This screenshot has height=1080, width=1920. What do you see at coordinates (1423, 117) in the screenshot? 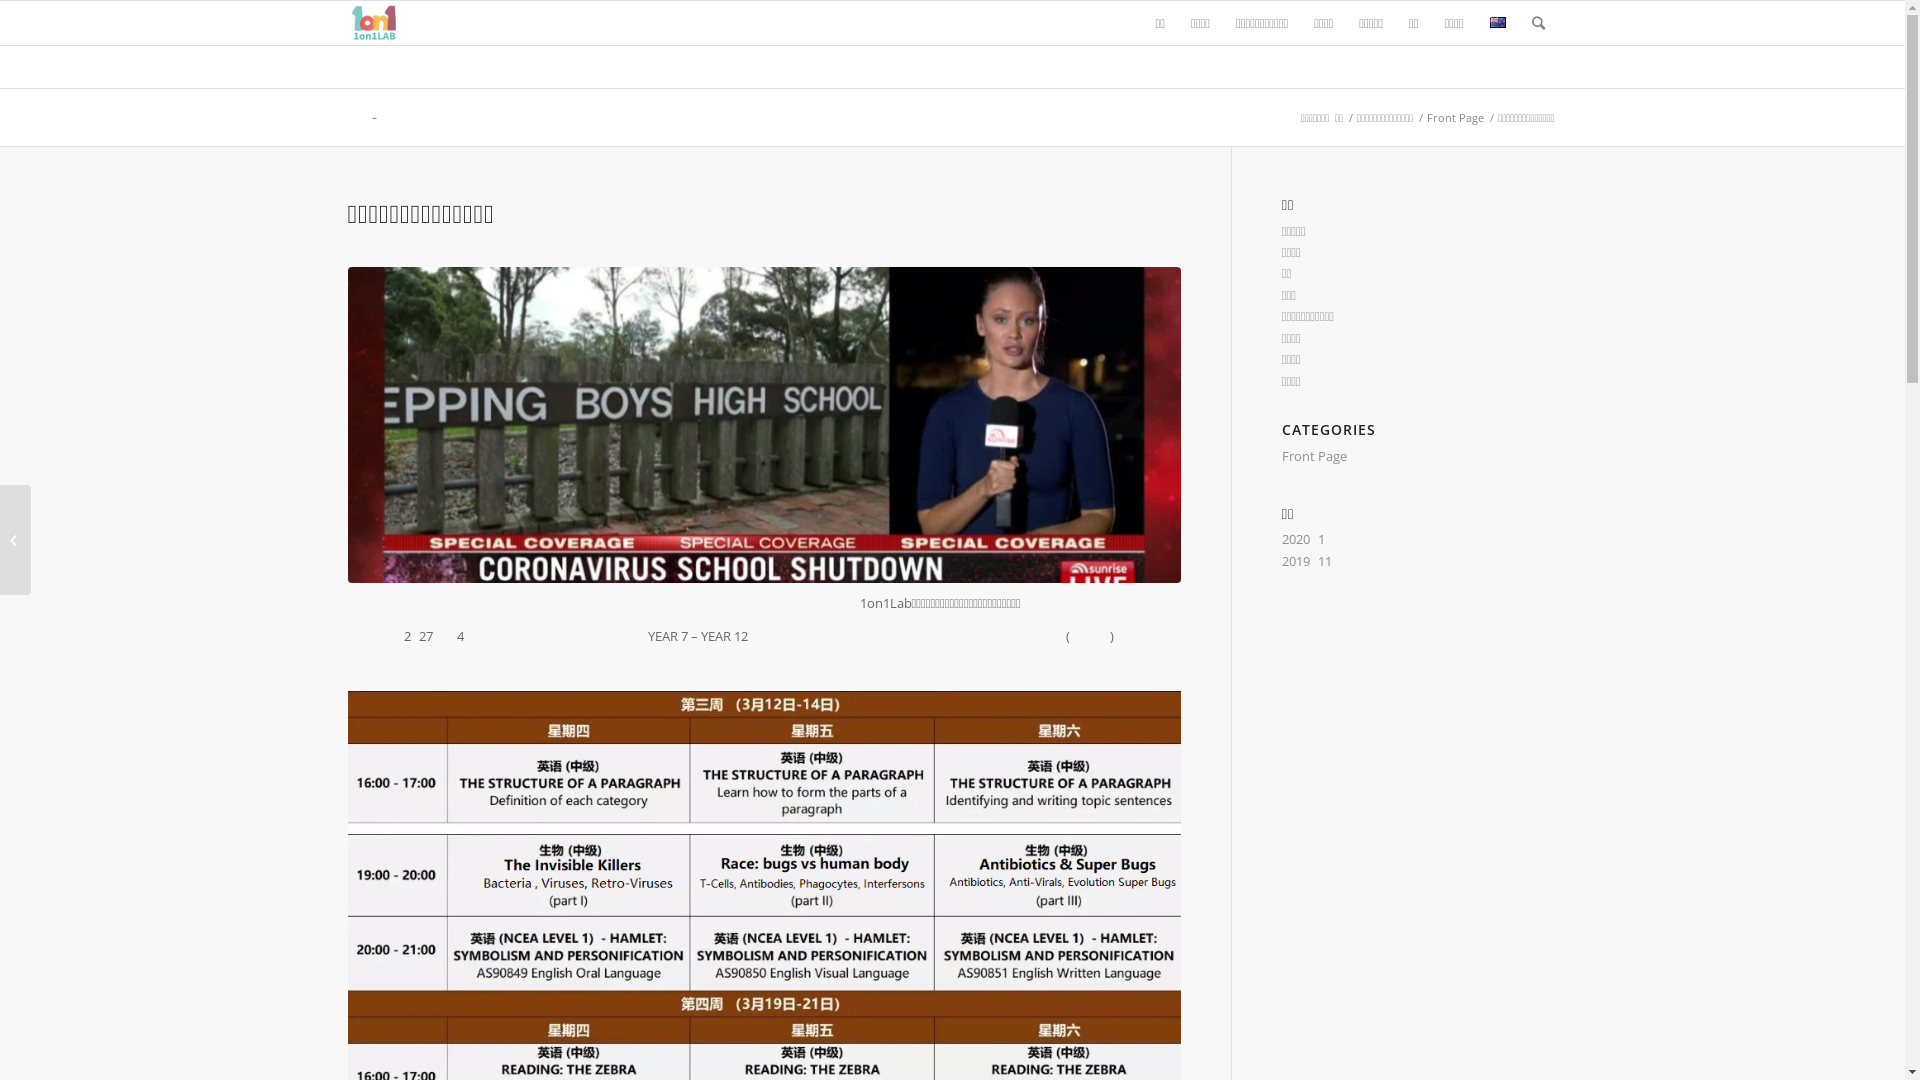
I see `'Front Page'` at bounding box center [1423, 117].